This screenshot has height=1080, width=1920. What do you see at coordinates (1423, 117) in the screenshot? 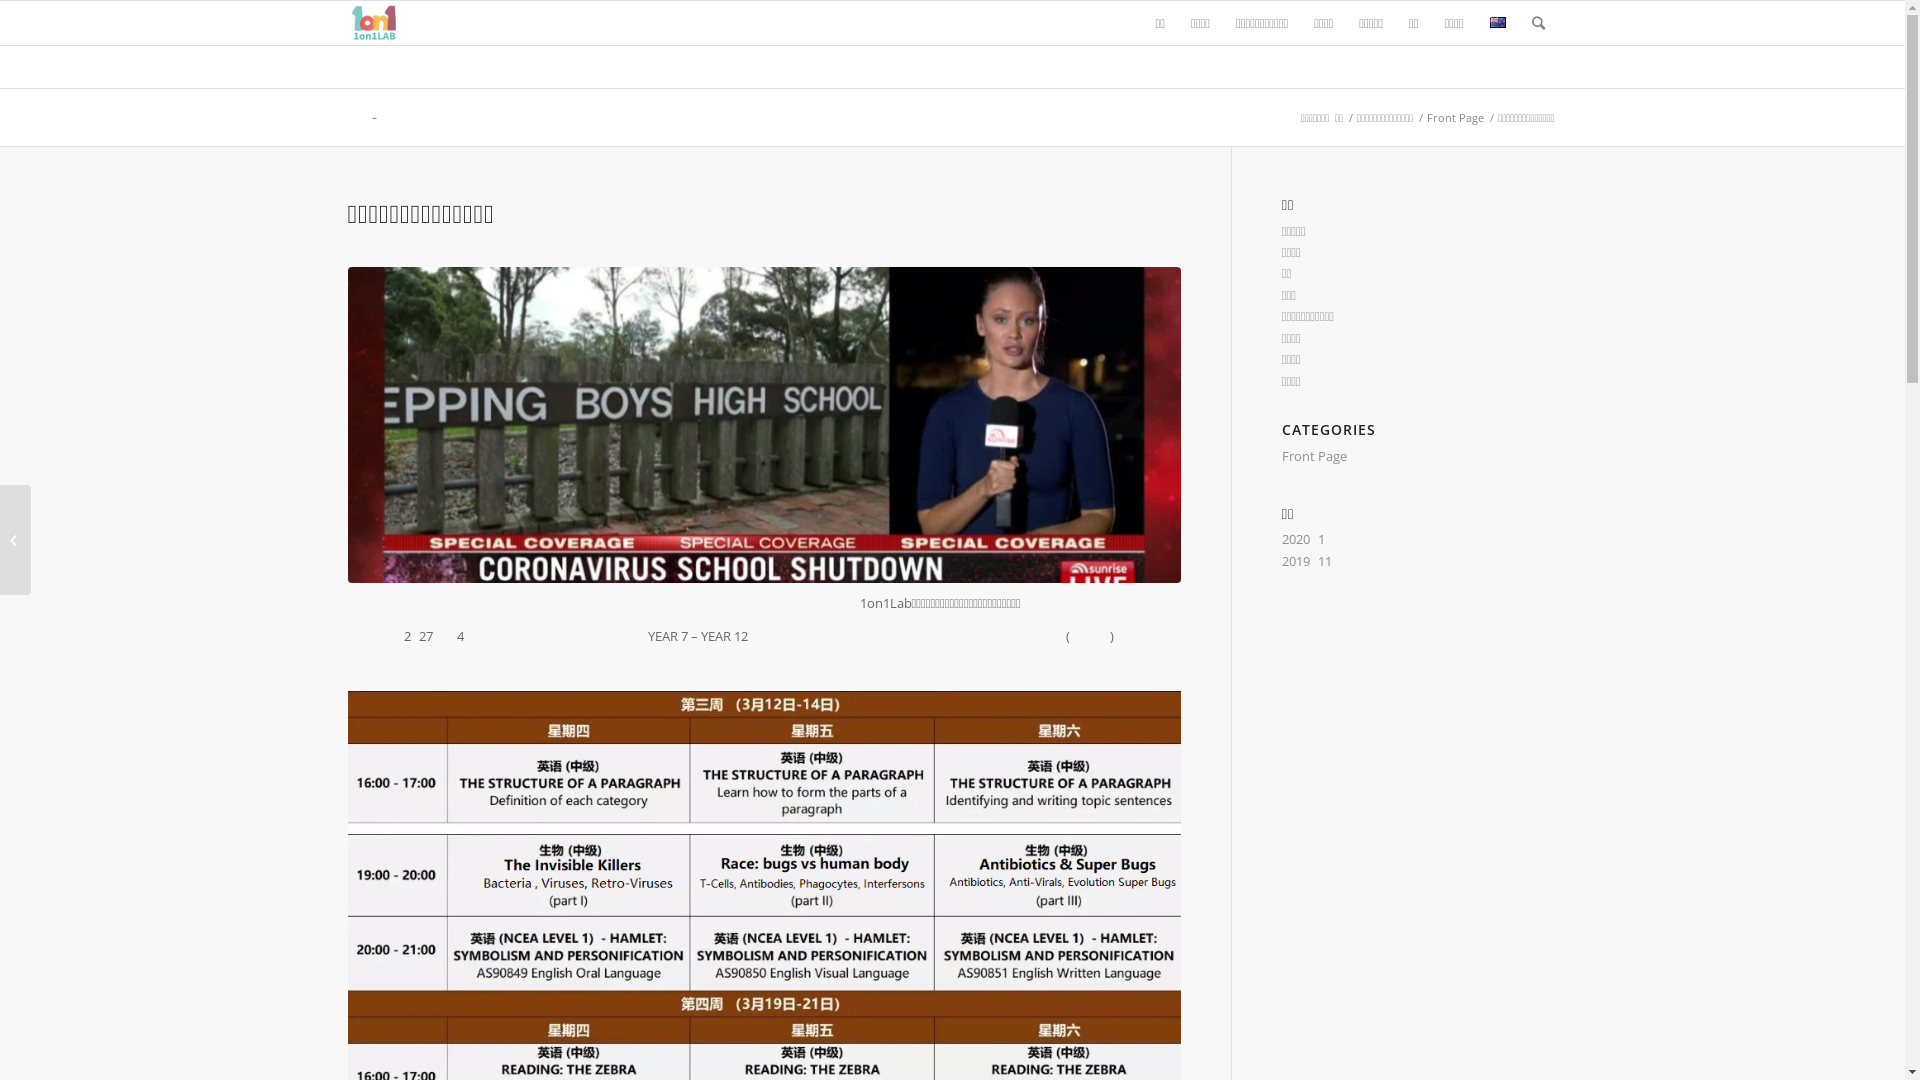
I see `'Front Page'` at bounding box center [1423, 117].